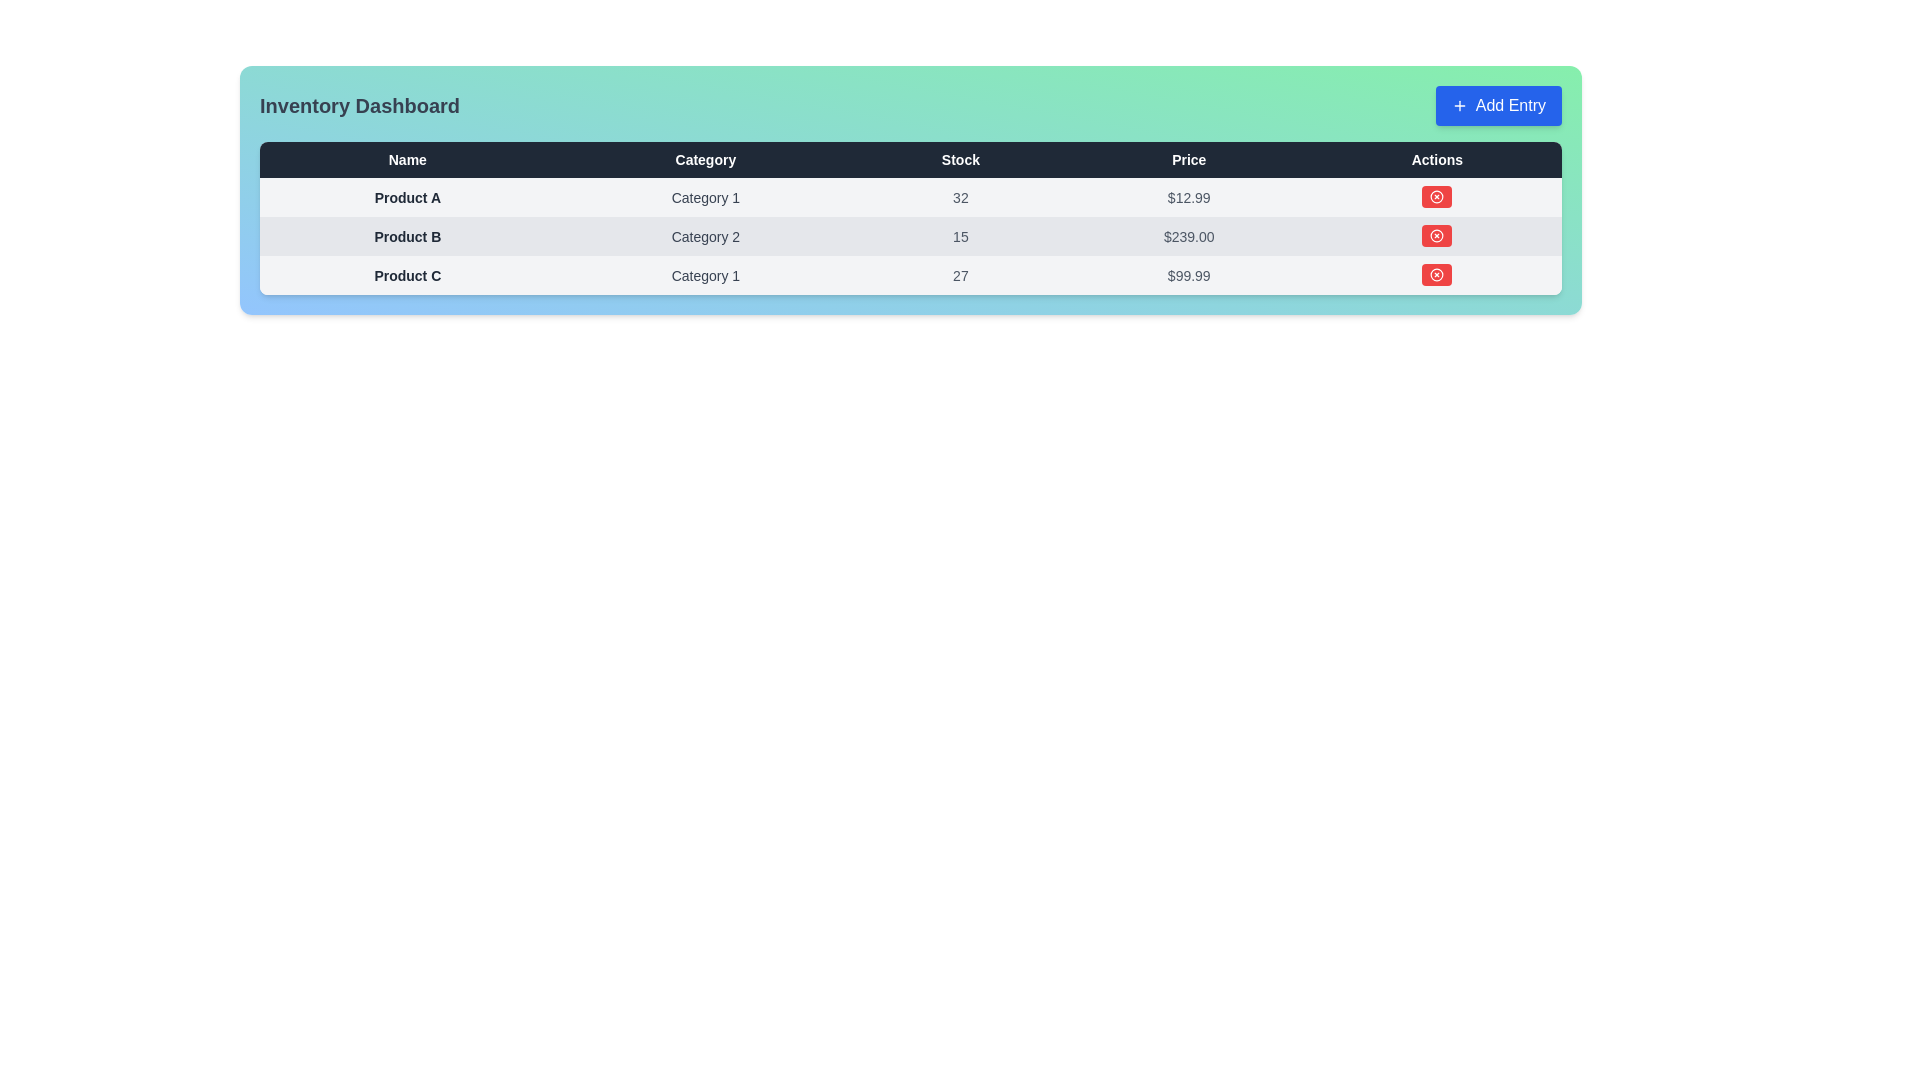  Describe the element at coordinates (360, 105) in the screenshot. I see `the Static Text displaying 'Inventory Dashboard', which is bold, large, dark gray with a hint of blue, located at the top-left corner of the interface` at that location.